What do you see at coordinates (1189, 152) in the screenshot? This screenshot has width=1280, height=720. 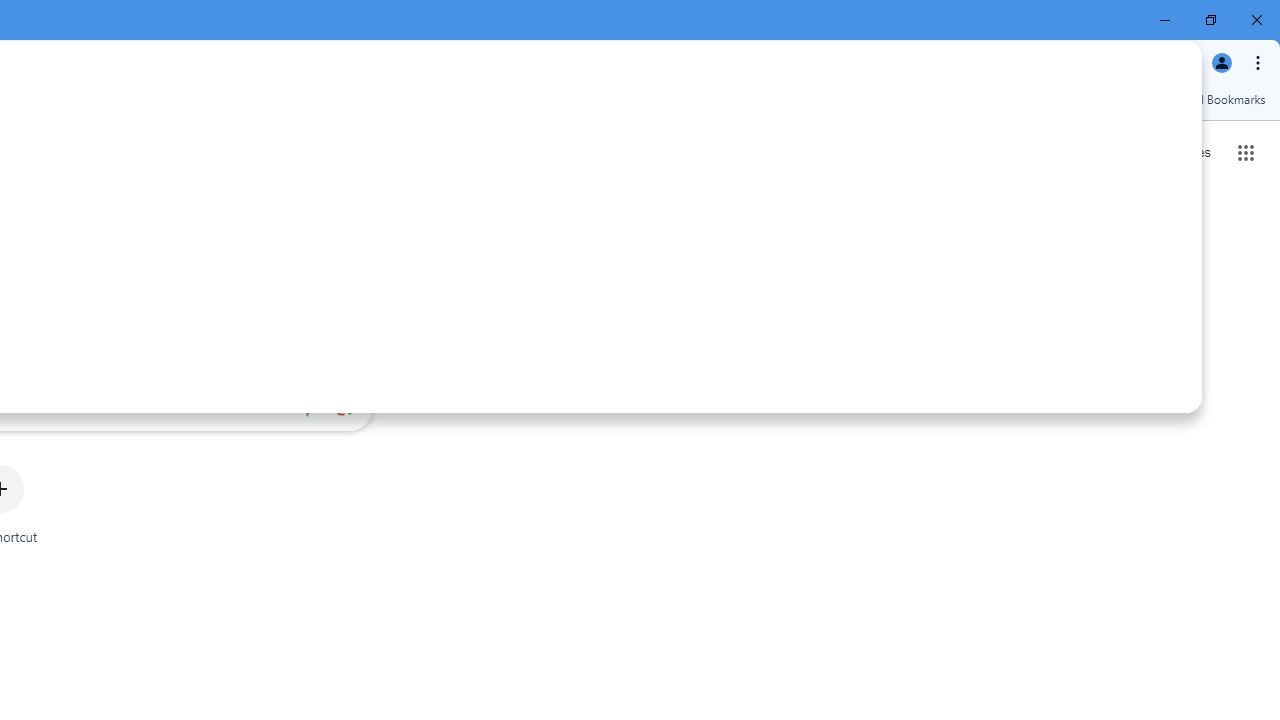 I see `'Search for Images '` at bounding box center [1189, 152].